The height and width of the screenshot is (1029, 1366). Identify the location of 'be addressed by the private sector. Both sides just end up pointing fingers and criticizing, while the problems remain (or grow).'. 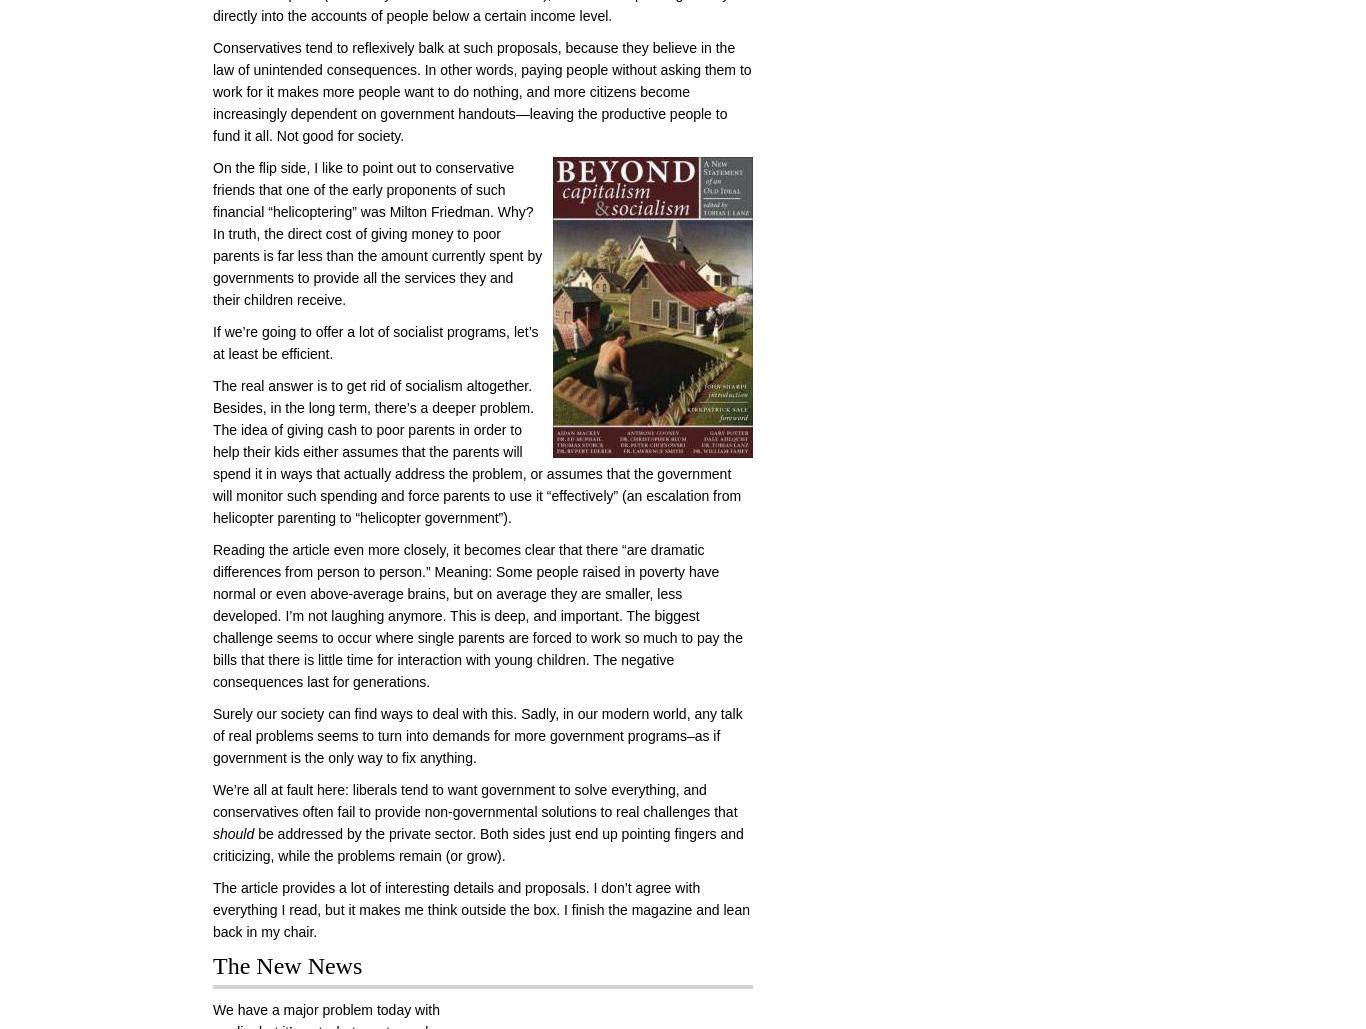
(477, 844).